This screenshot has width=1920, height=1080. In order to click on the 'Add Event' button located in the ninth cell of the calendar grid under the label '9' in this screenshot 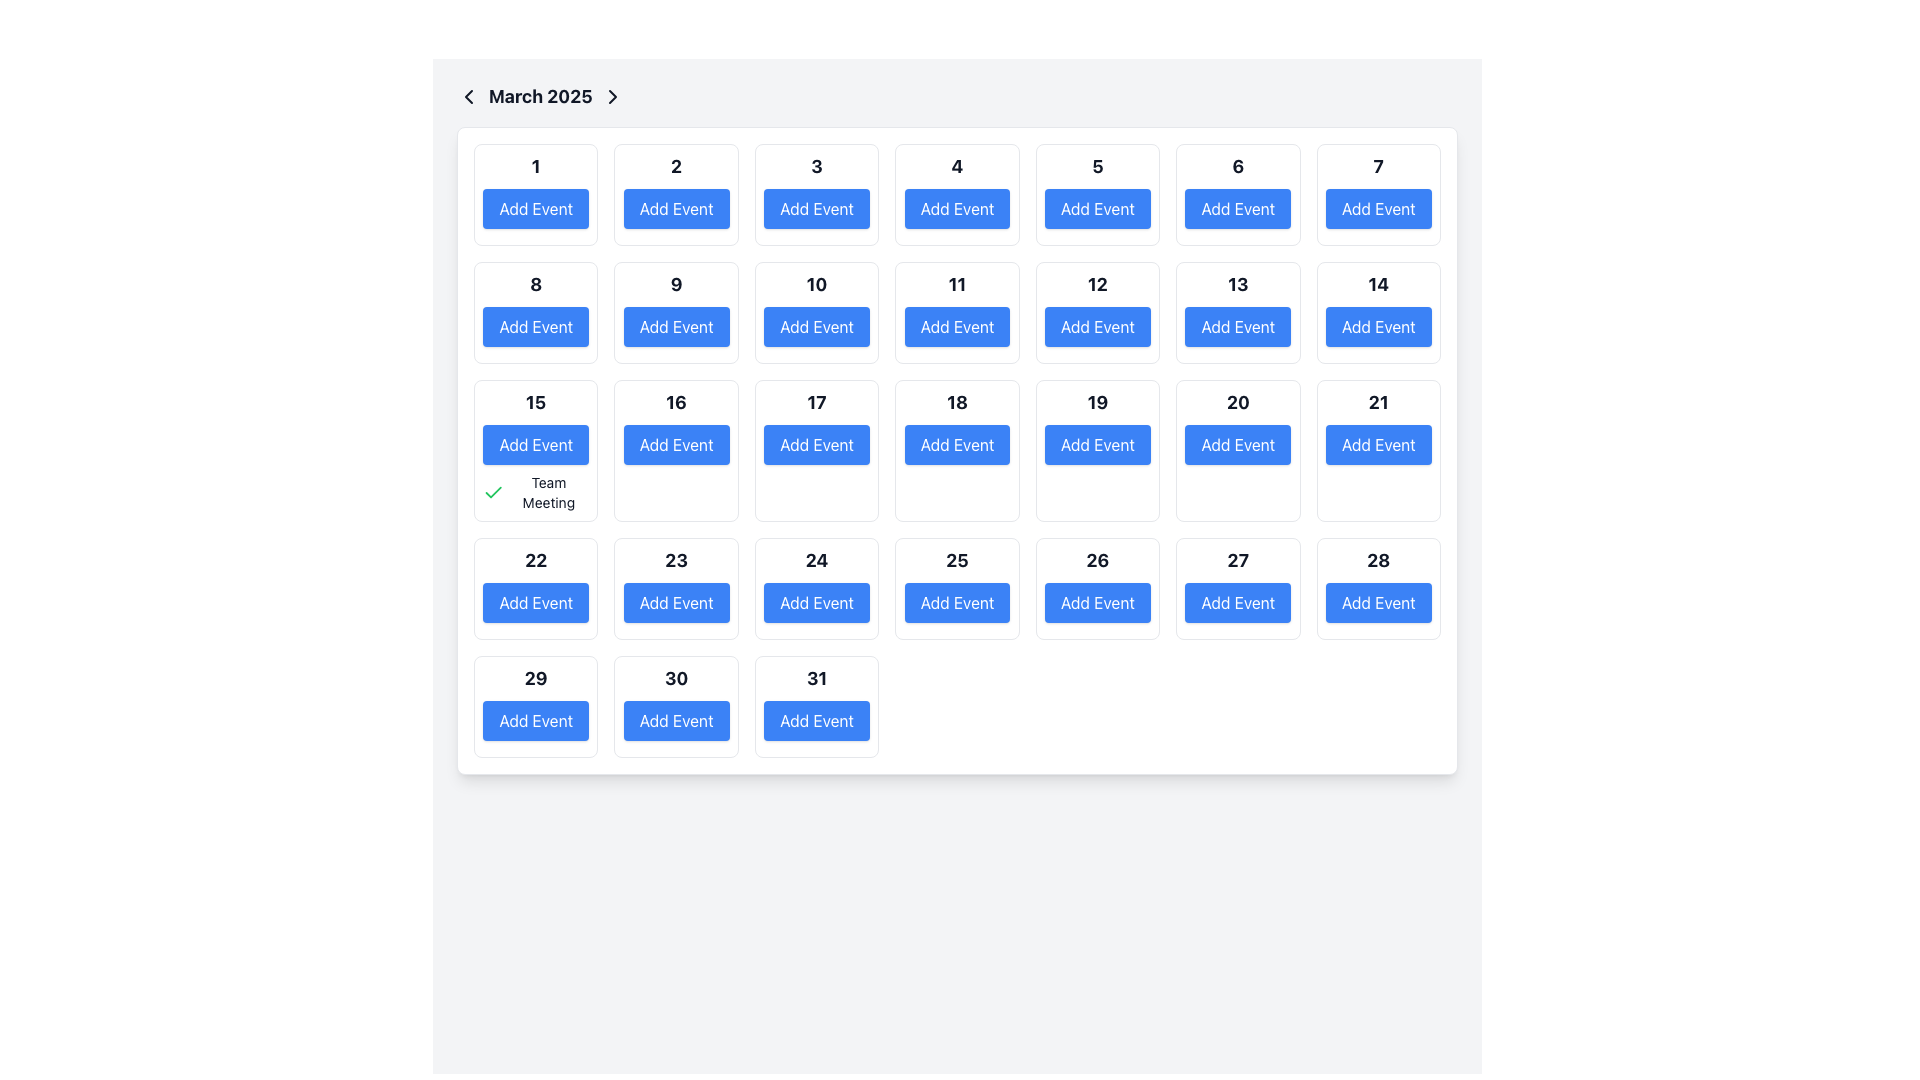, I will do `click(676, 312)`.